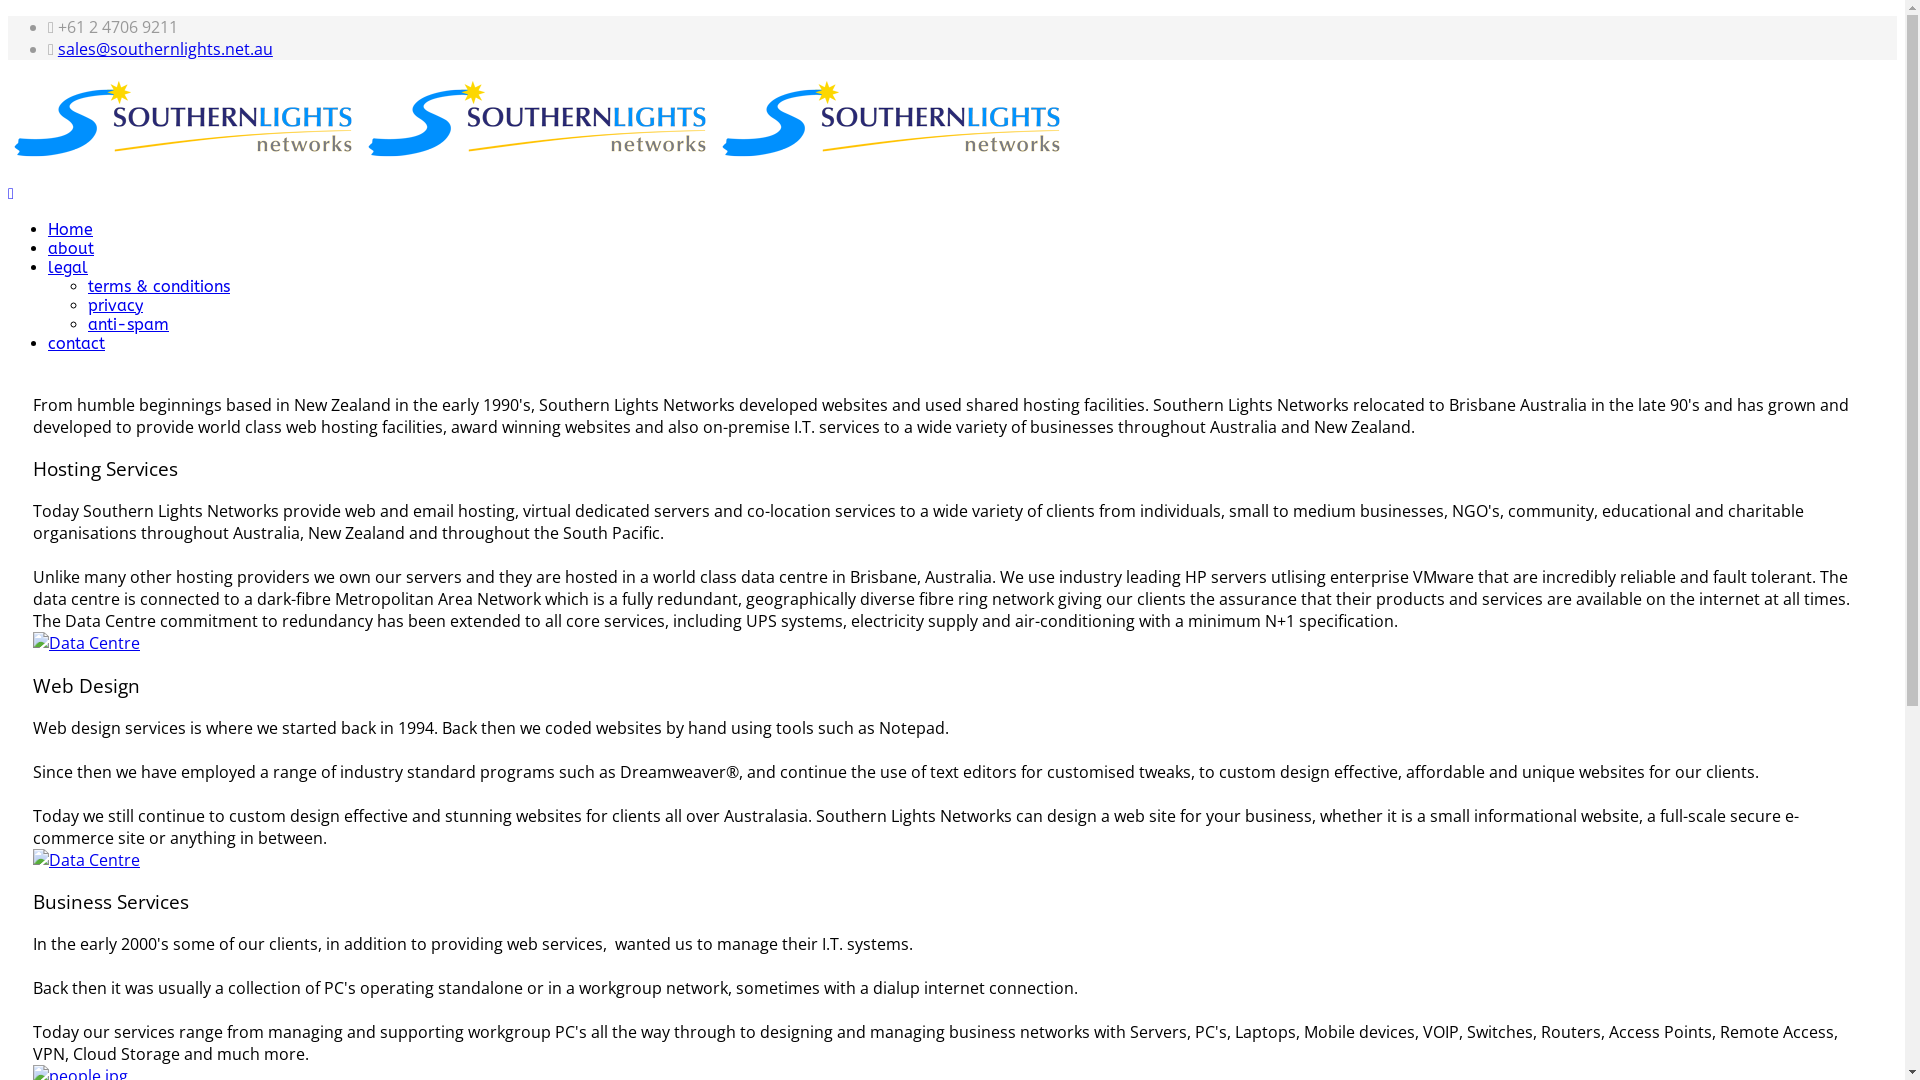  What do you see at coordinates (165, 48) in the screenshot?
I see `'sales@southernlights.net.au'` at bounding box center [165, 48].